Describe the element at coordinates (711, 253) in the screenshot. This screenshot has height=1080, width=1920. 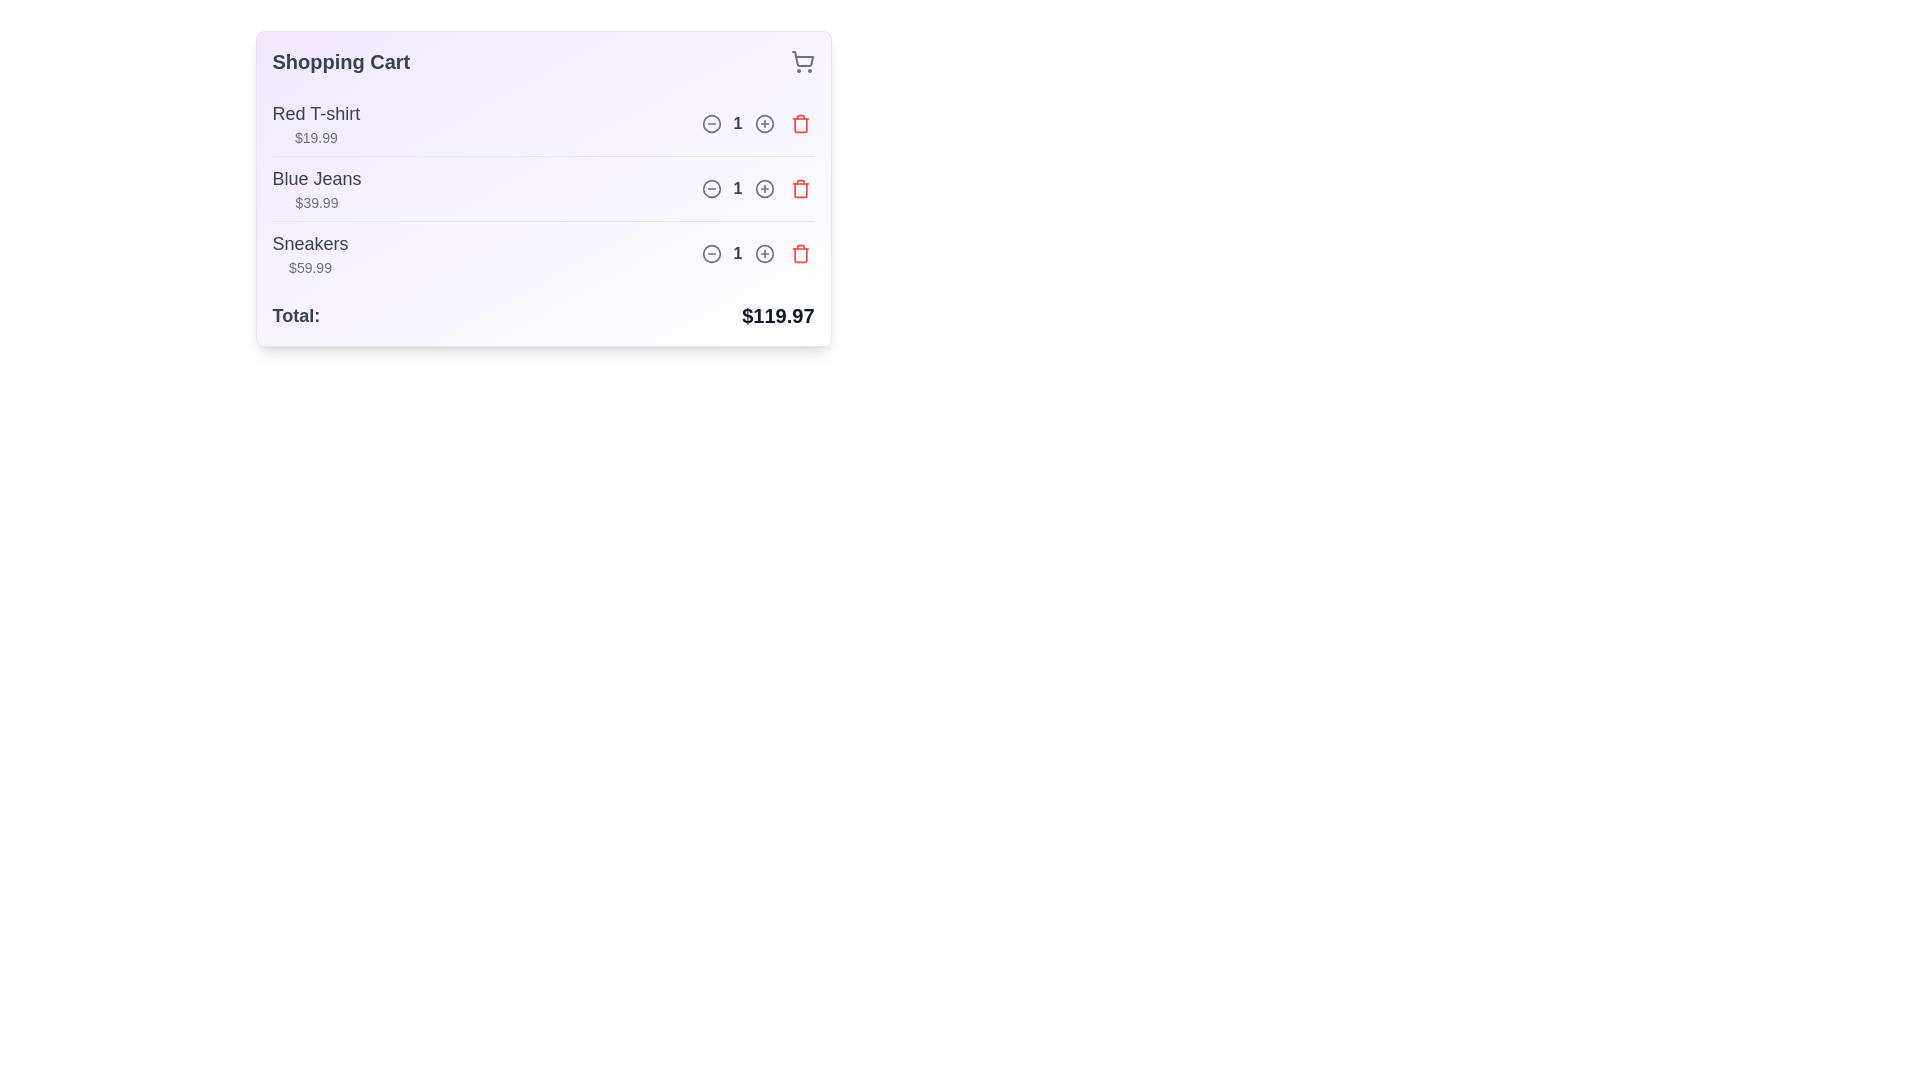
I see `the circular button located to the left of the quantity indicator for the 'Sneakers' item in the shopping cart interface` at that location.